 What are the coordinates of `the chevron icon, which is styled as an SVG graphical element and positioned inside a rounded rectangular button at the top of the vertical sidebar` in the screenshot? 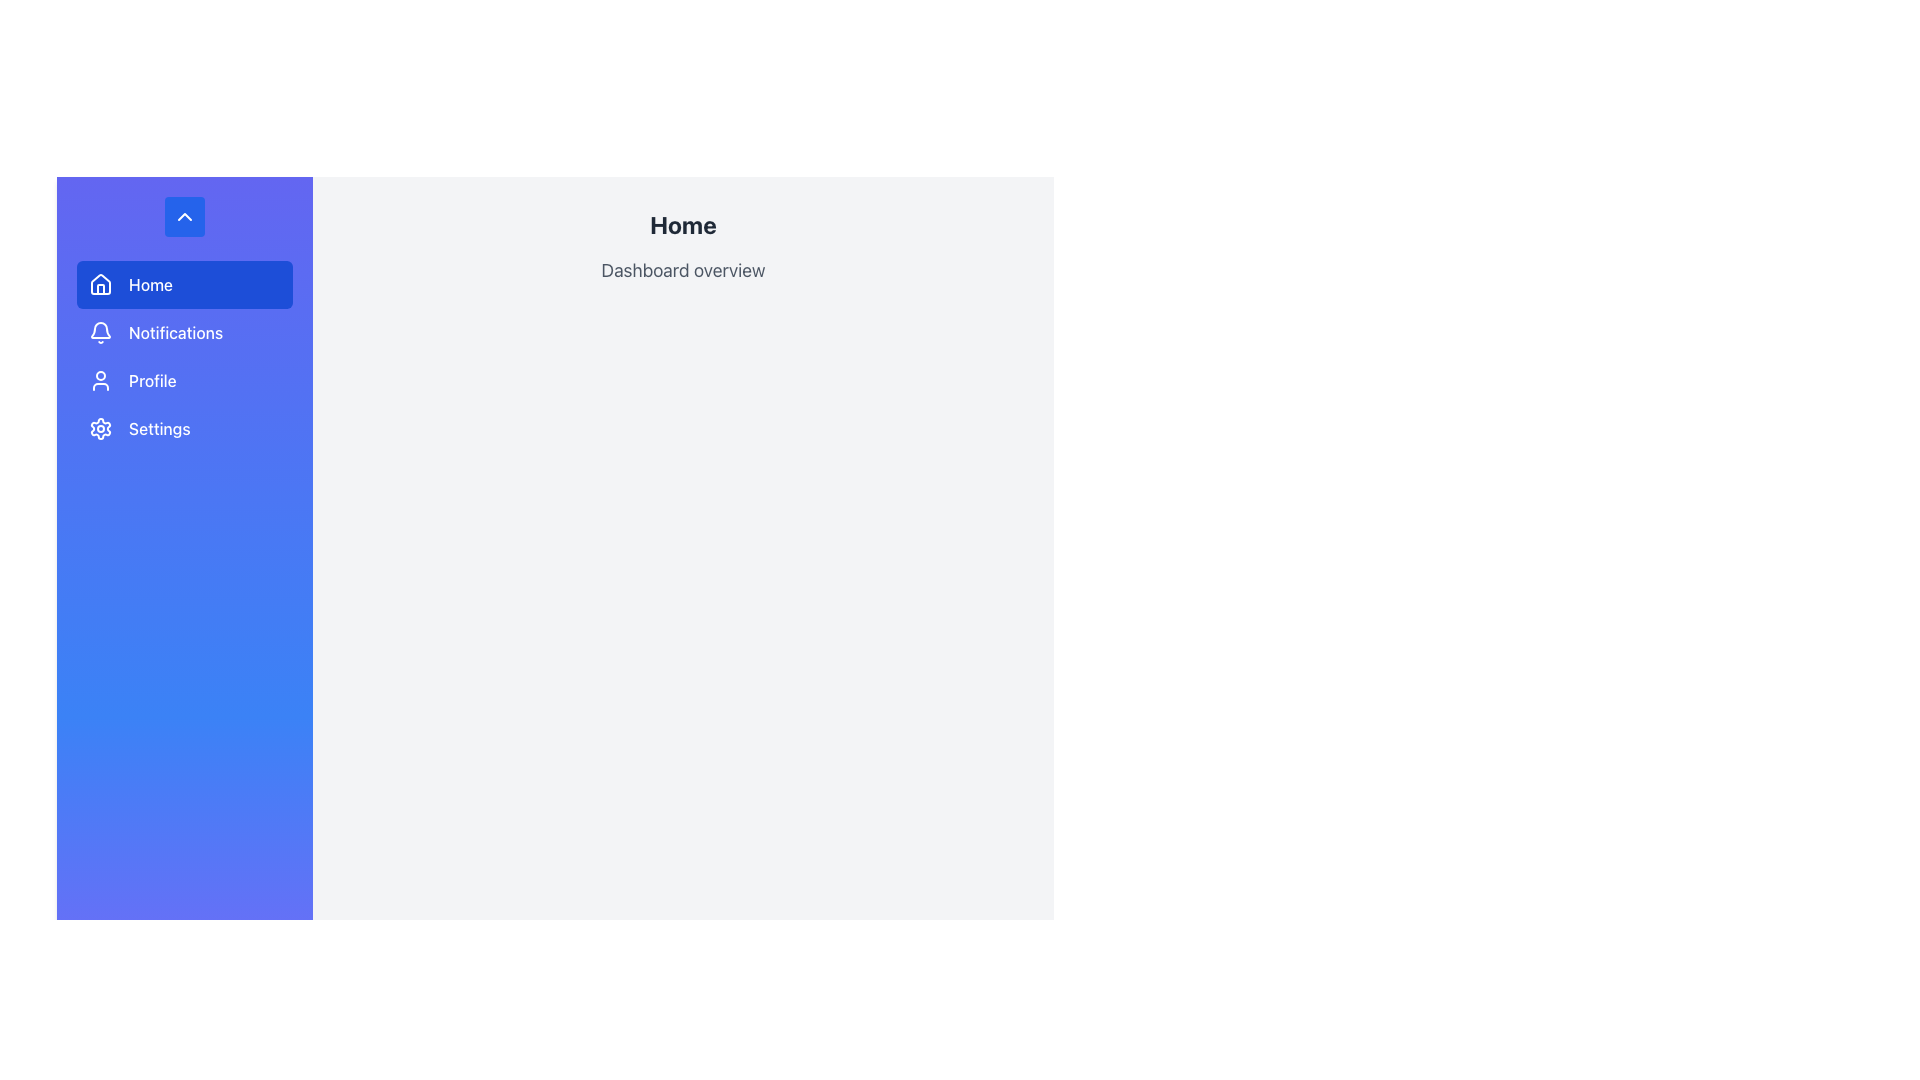 It's located at (185, 216).